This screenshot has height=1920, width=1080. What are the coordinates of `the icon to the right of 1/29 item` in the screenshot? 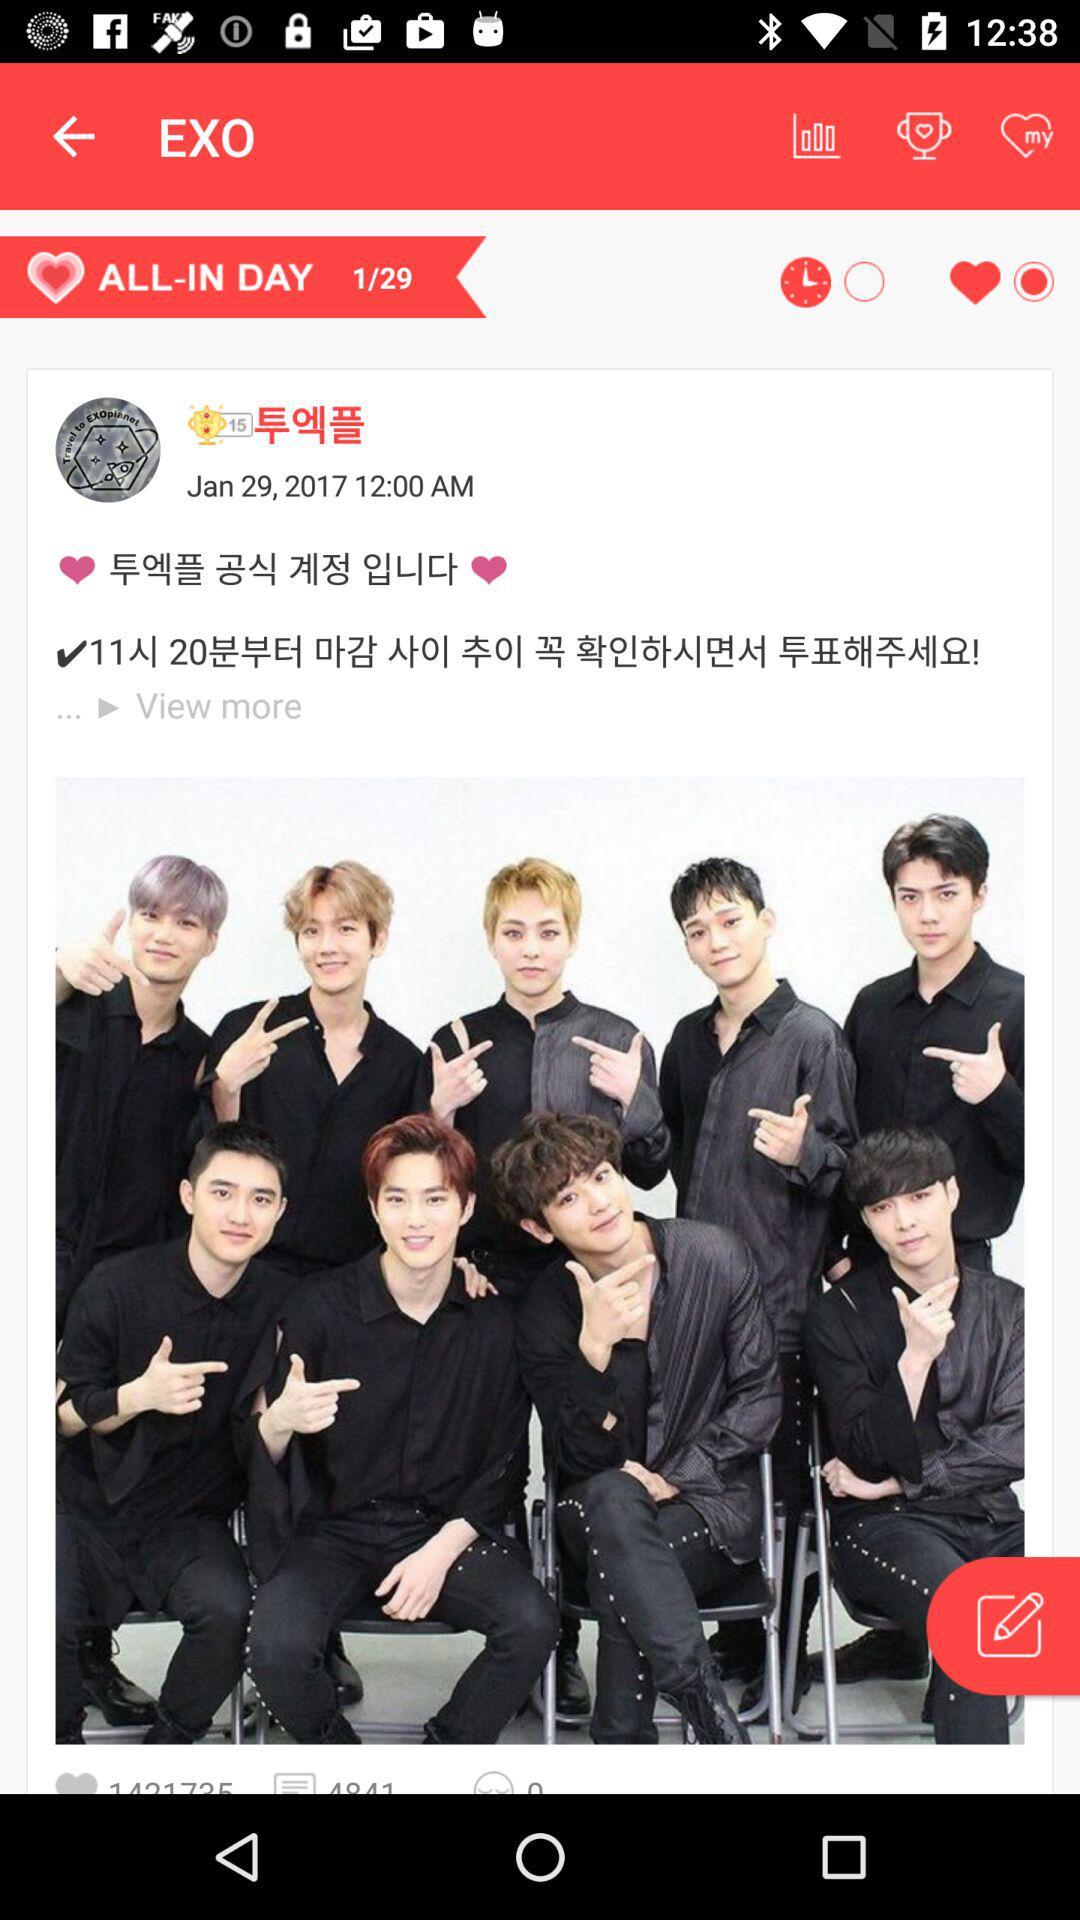 It's located at (804, 281).